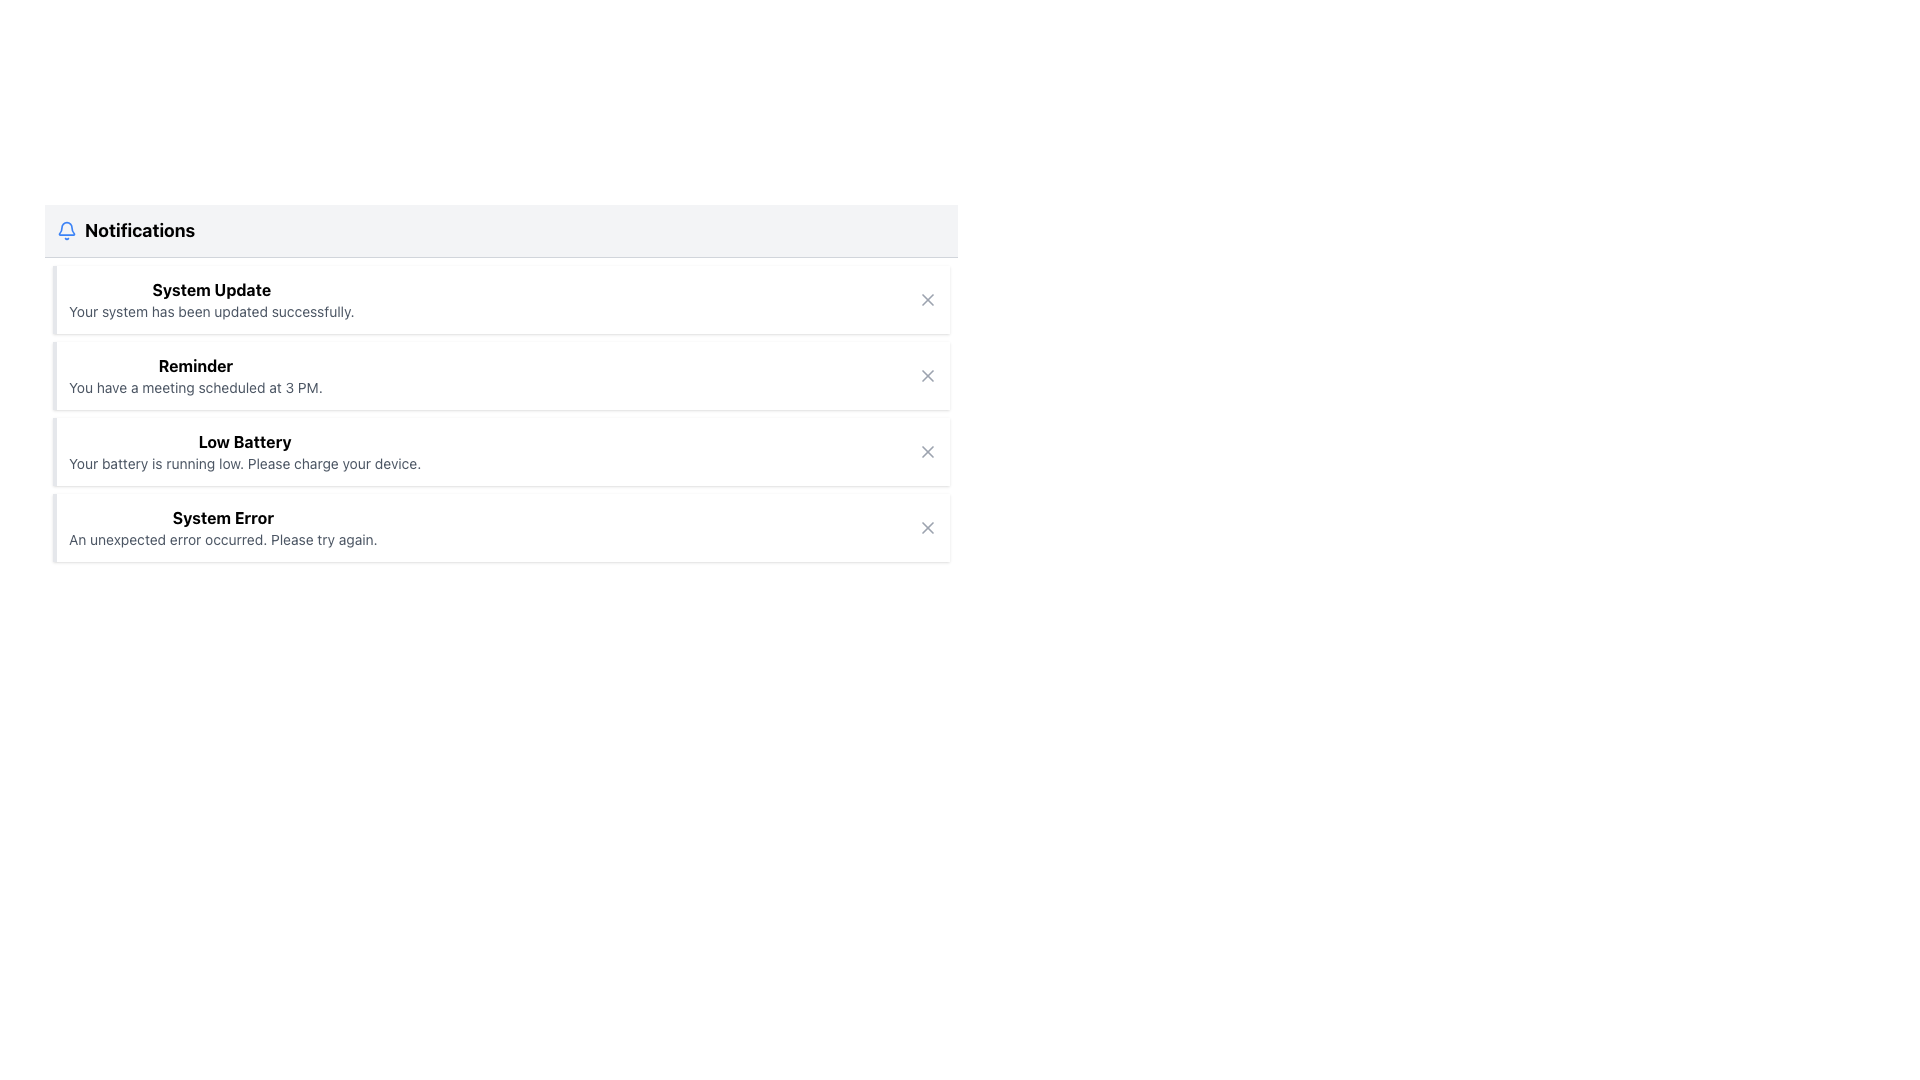 Image resolution: width=1920 pixels, height=1080 pixels. Describe the element at coordinates (926, 300) in the screenshot. I see `the Close button icon located on the far right side of the 'System Update' notification item` at that location.